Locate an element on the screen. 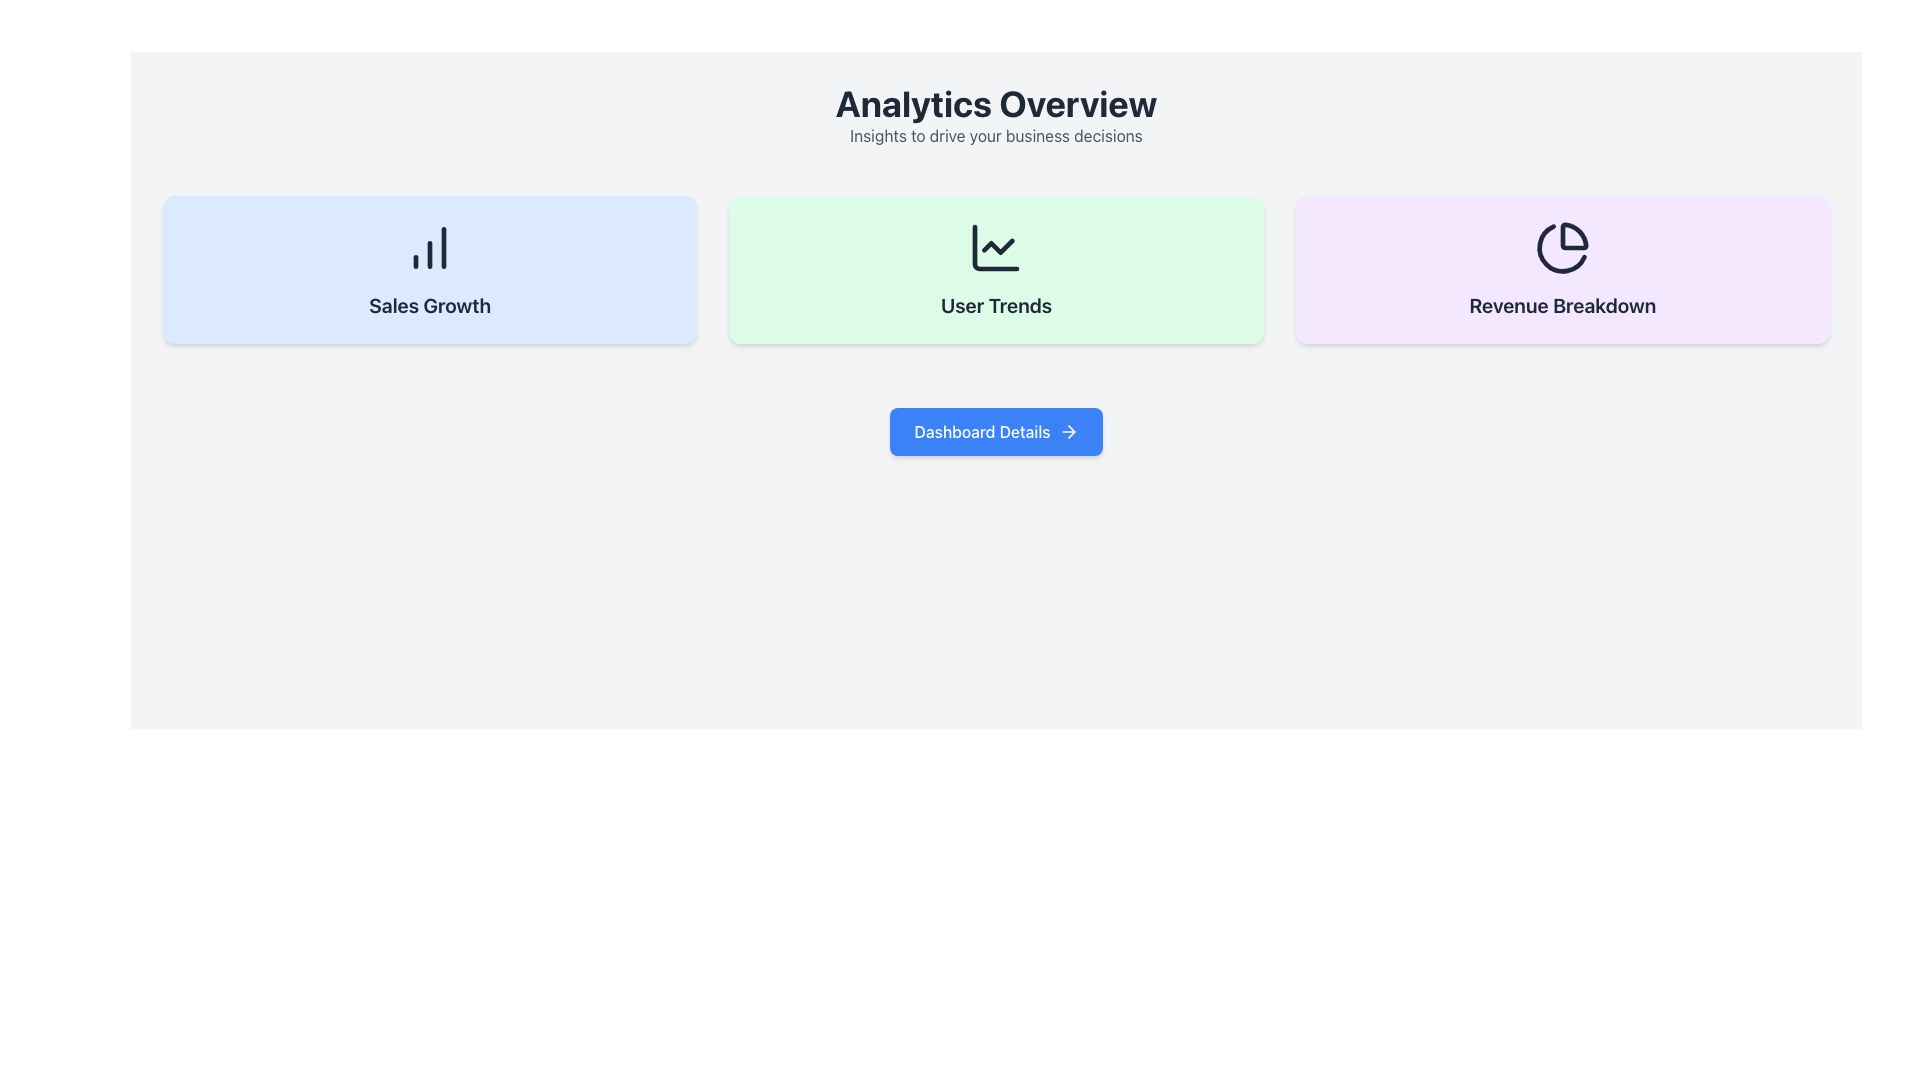  the 'User Trends' clickable card, which is a rectangular card with a pale green background and a black outlined line chart icon at the top center is located at coordinates (996, 270).